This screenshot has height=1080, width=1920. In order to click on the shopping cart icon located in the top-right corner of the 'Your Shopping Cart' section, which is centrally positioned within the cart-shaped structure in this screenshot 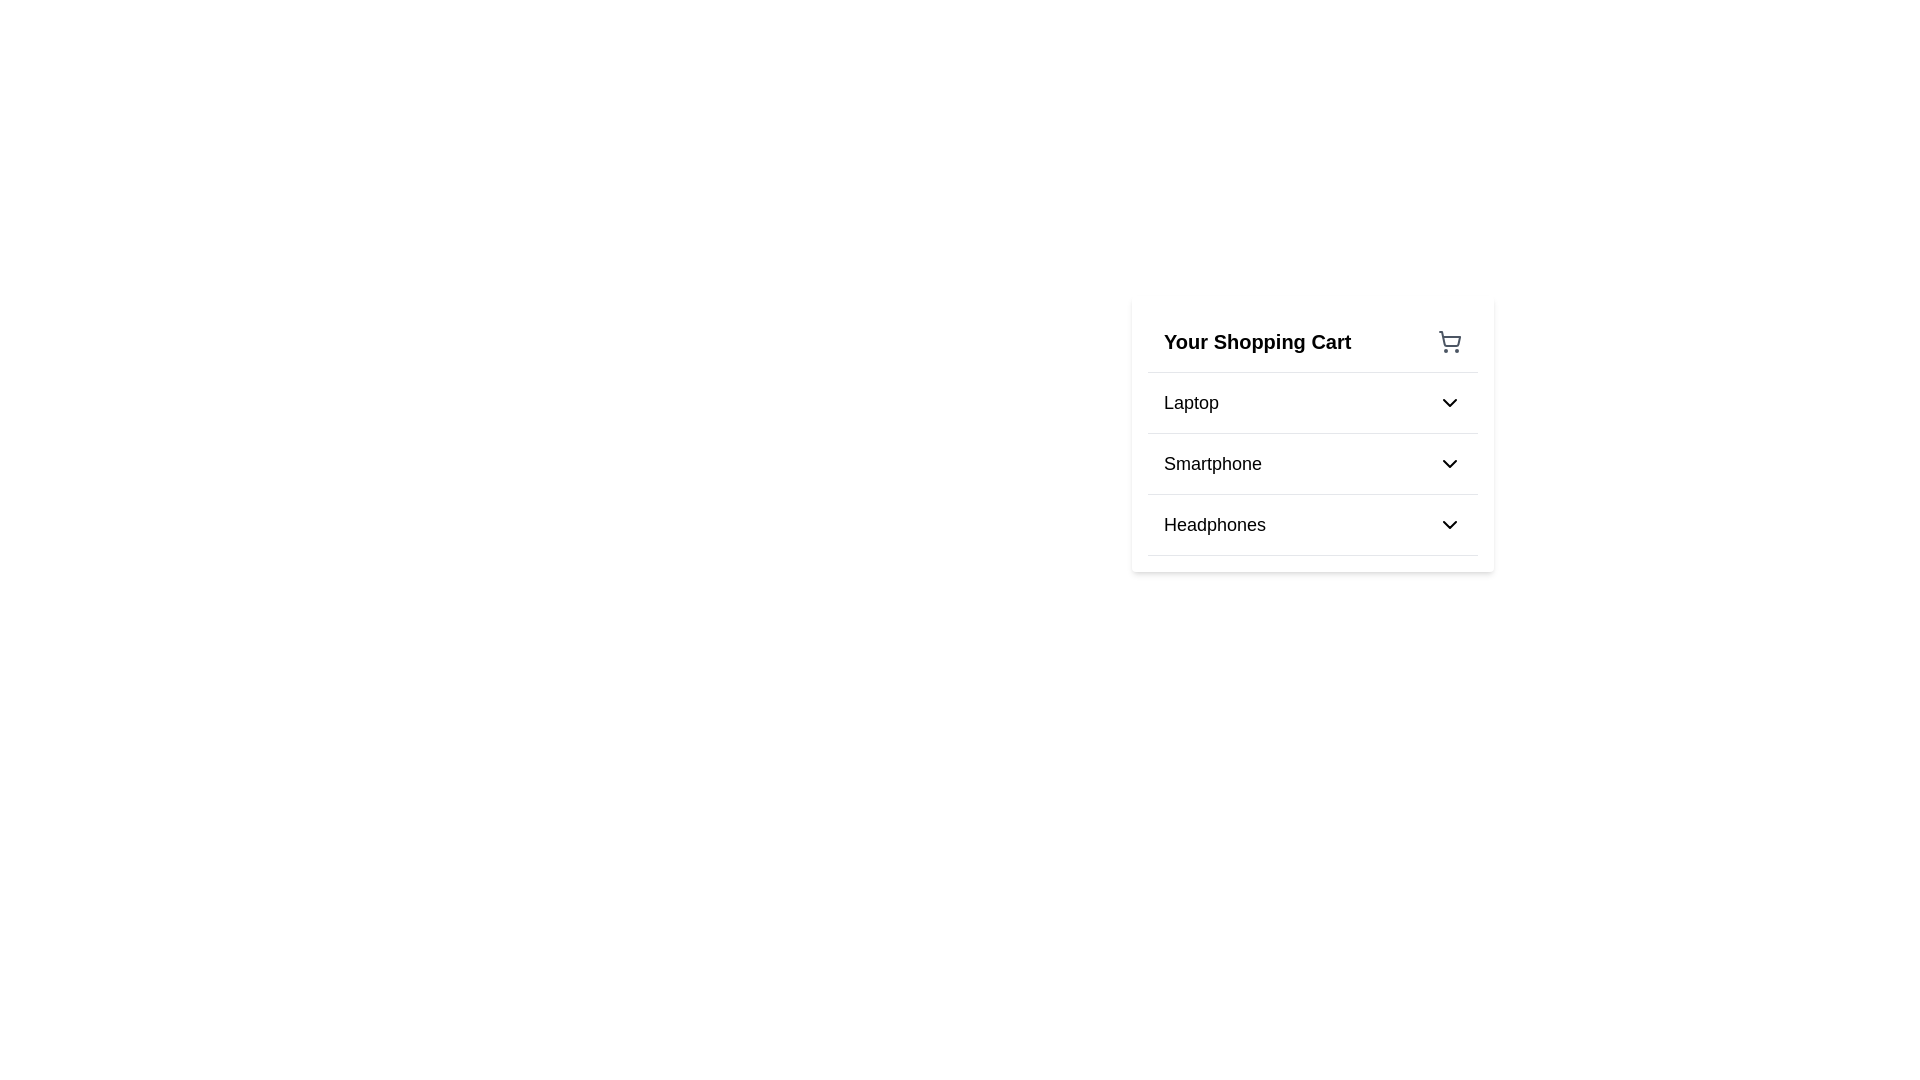, I will do `click(1449, 338)`.